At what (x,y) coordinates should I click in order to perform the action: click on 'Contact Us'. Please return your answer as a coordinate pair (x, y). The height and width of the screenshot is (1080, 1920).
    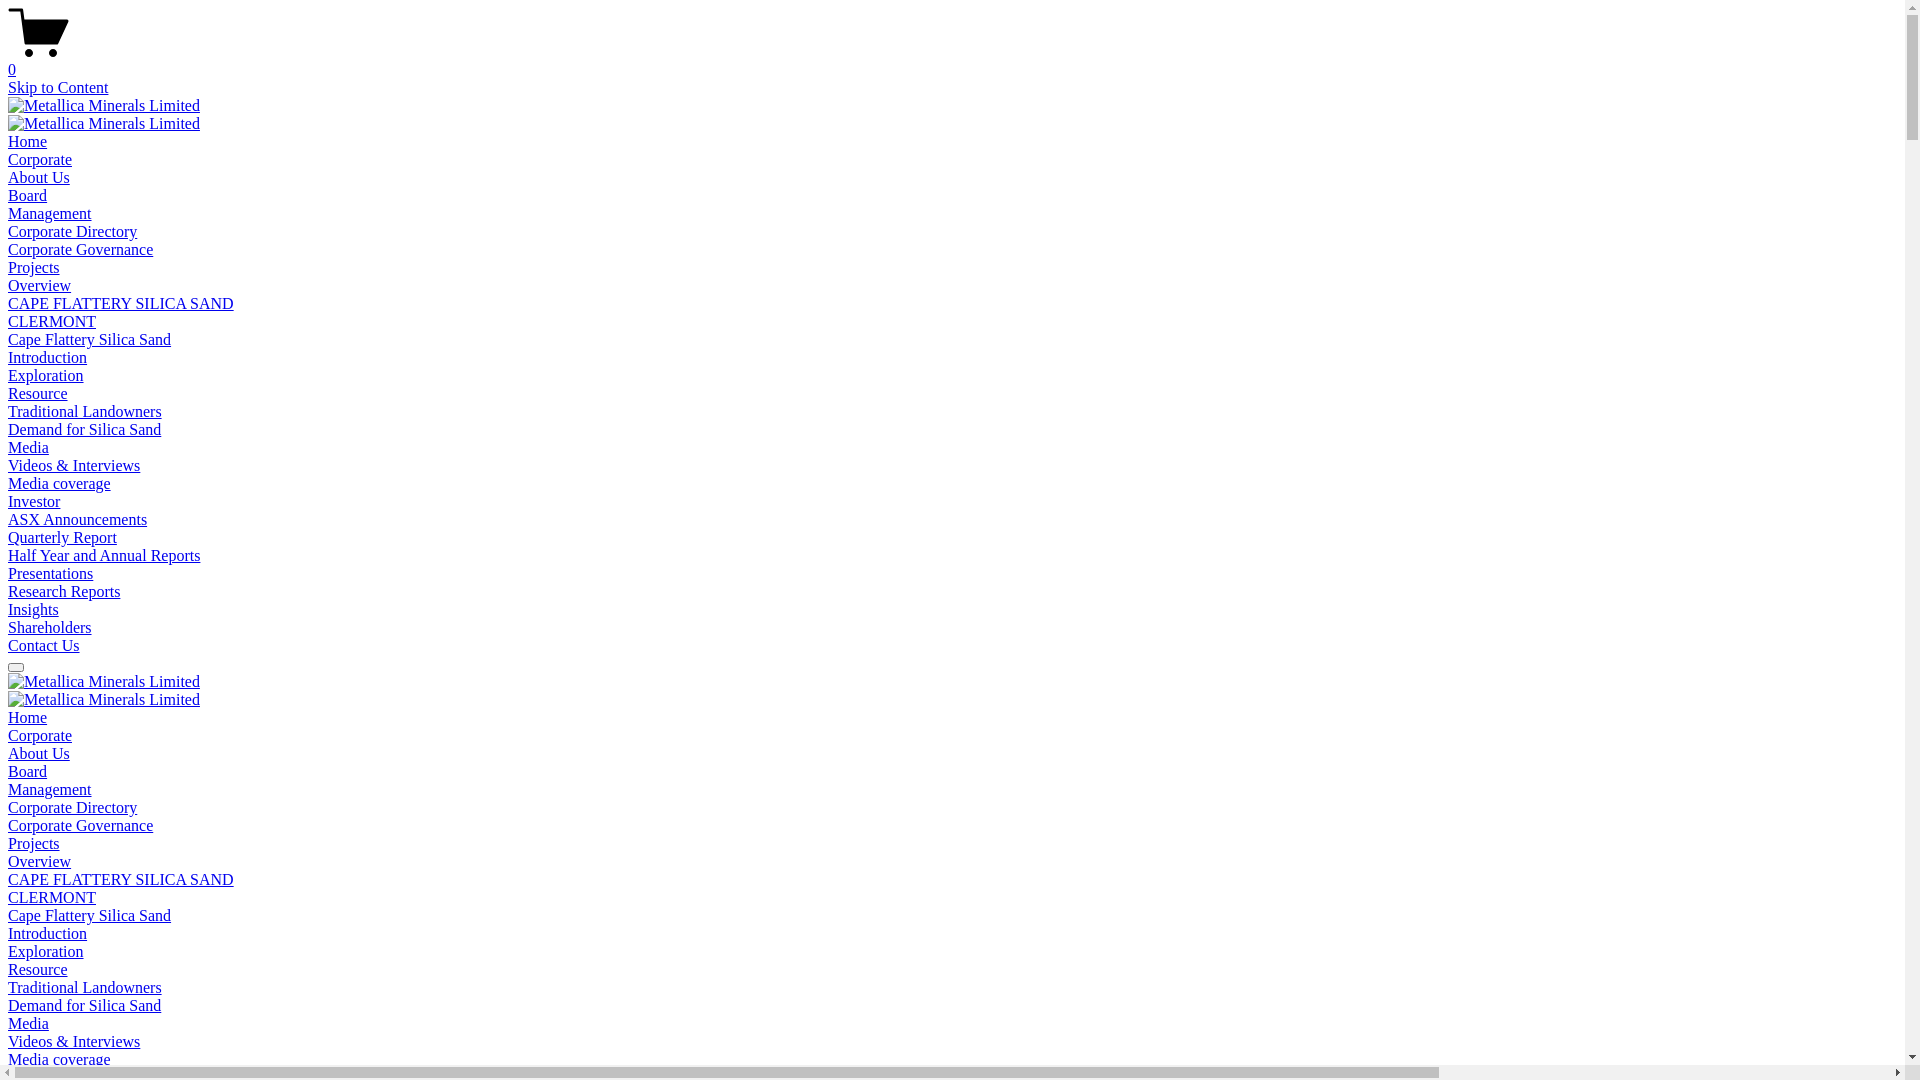
    Looking at the image, I should click on (43, 645).